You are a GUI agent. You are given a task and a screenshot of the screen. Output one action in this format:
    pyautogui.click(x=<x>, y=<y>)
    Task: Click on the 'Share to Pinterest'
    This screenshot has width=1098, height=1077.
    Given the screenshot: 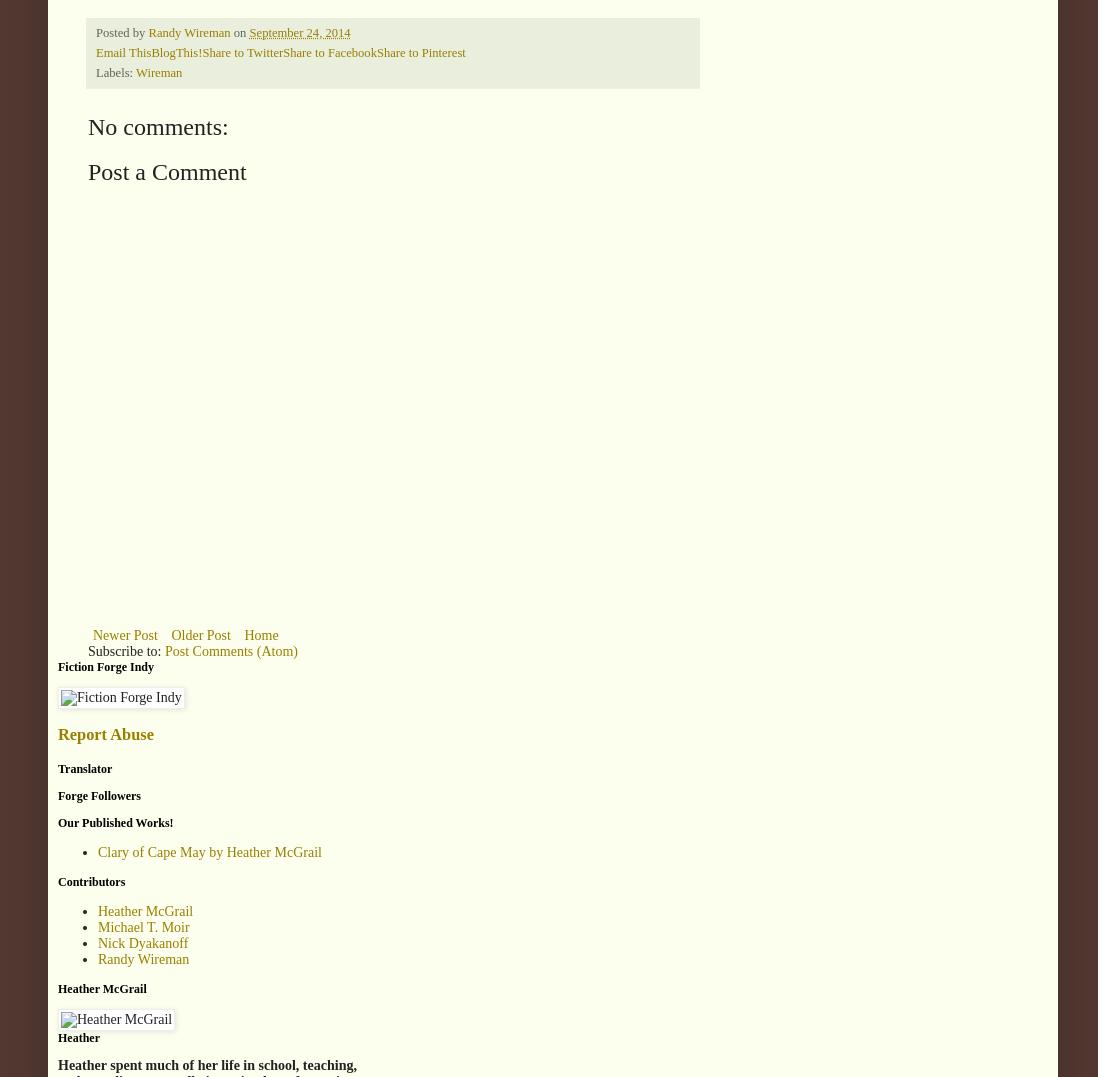 What is the action you would take?
    pyautogui.click(x=419, y=52)
    